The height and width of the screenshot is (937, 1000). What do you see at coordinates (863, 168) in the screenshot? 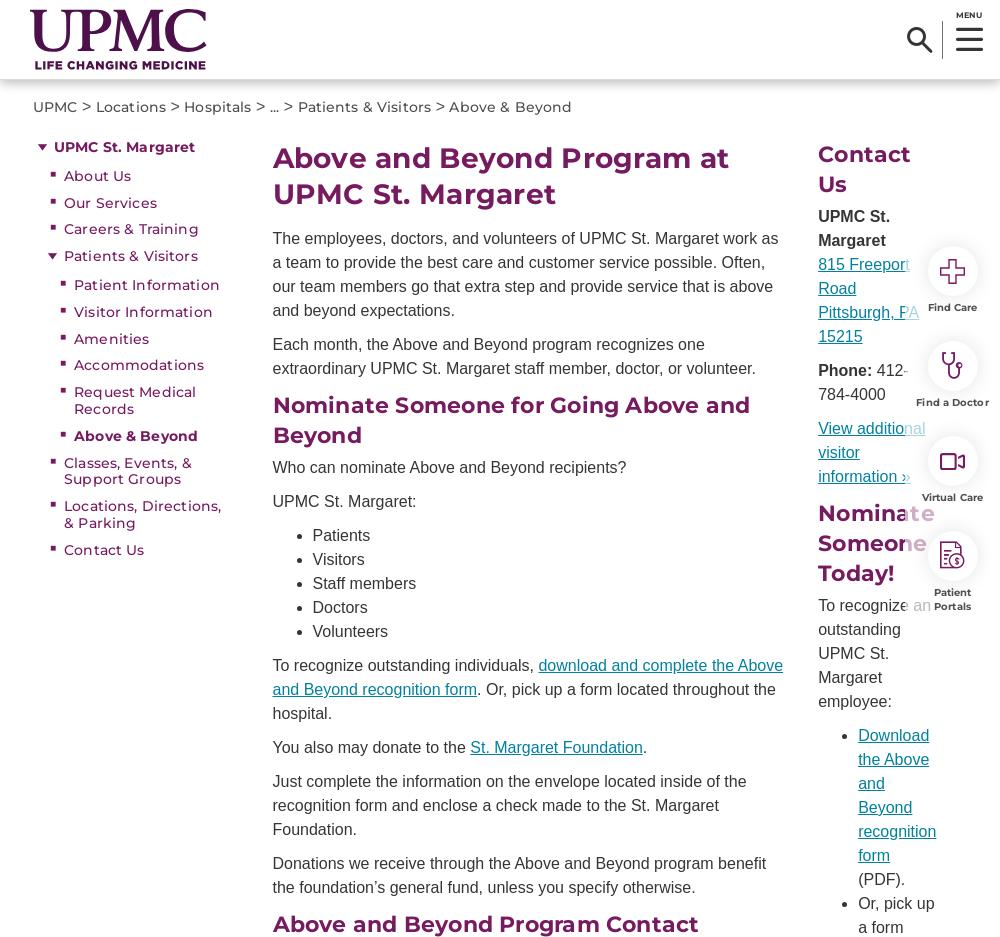
I see `'Contact Us'` at bounding box center [863, 168].